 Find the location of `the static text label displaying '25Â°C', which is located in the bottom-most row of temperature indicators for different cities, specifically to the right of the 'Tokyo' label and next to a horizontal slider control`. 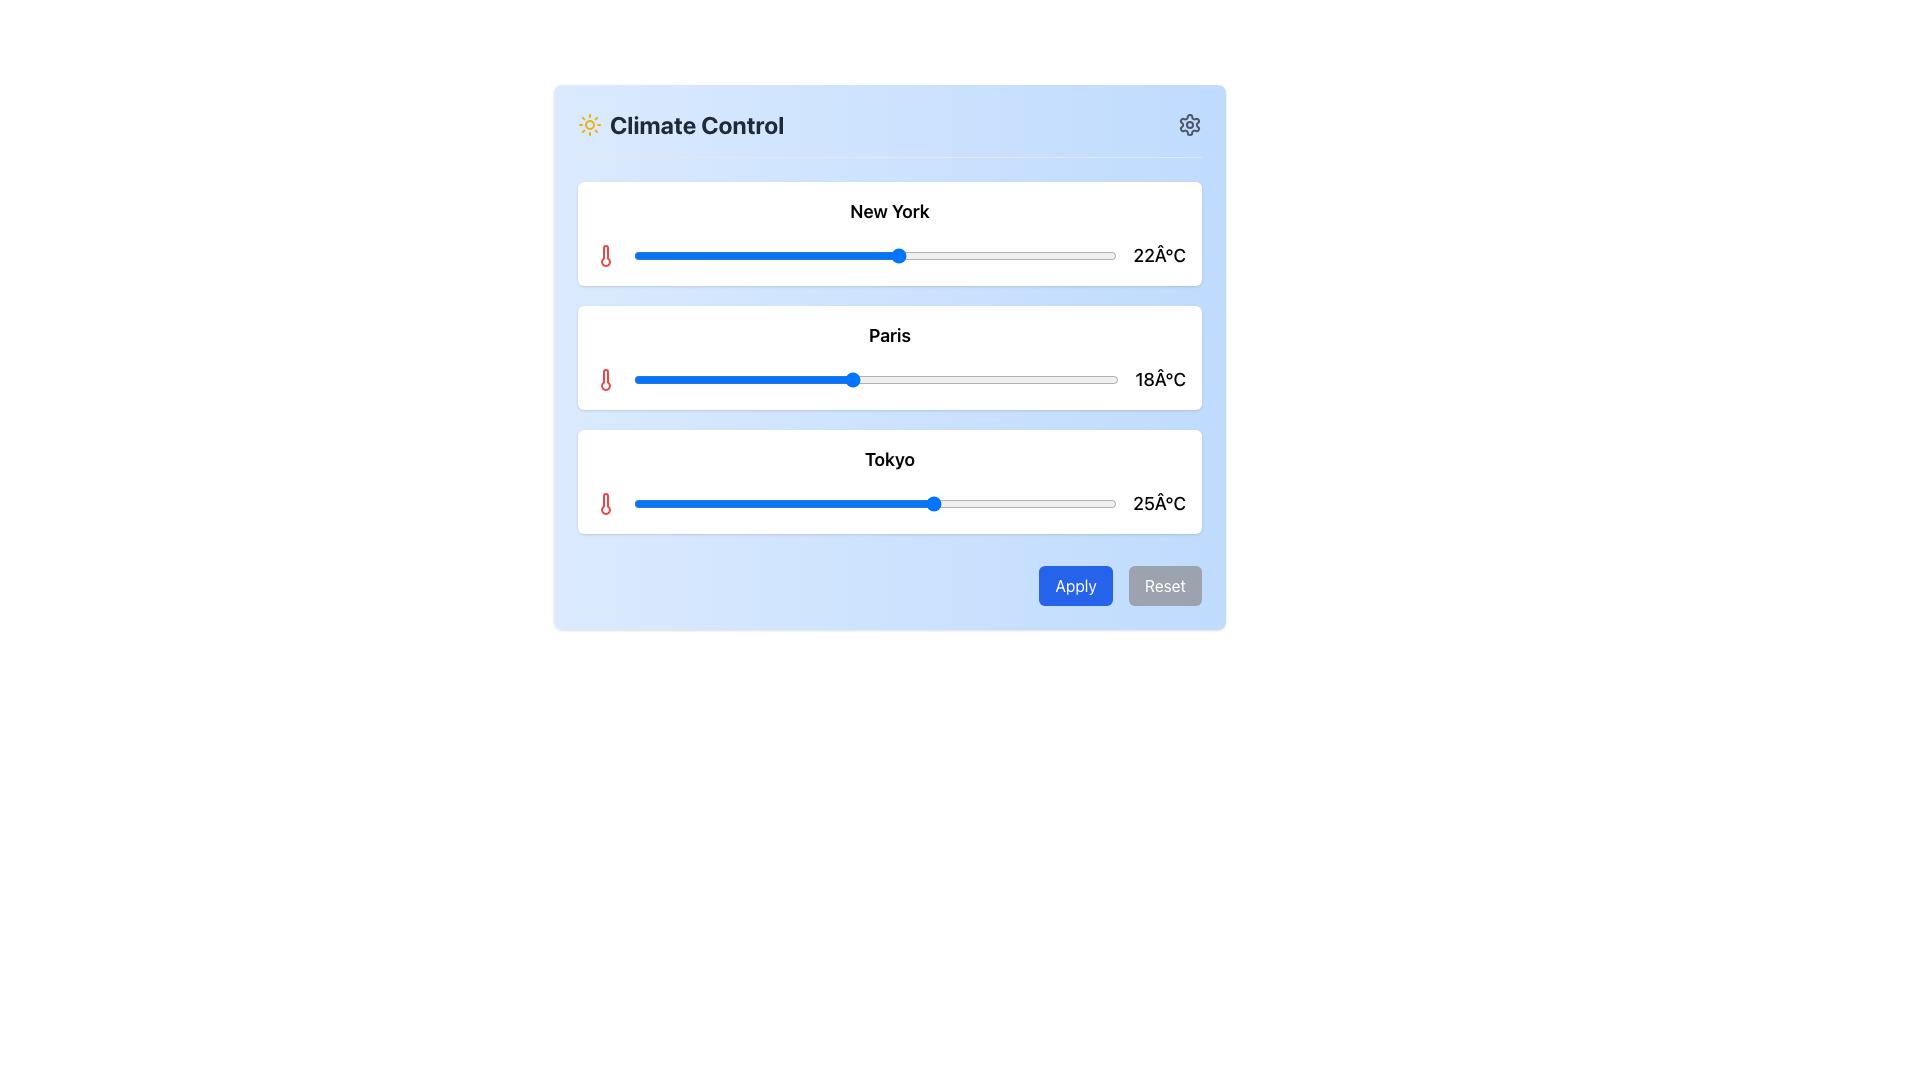

the static text label displaying '25Â°C', which is located in the bottom-most row of temperature indicators for different cities, specifically to the right of the 'Tokyo' label and next to a horizontal slider control is located at coordinates (1159, 503).